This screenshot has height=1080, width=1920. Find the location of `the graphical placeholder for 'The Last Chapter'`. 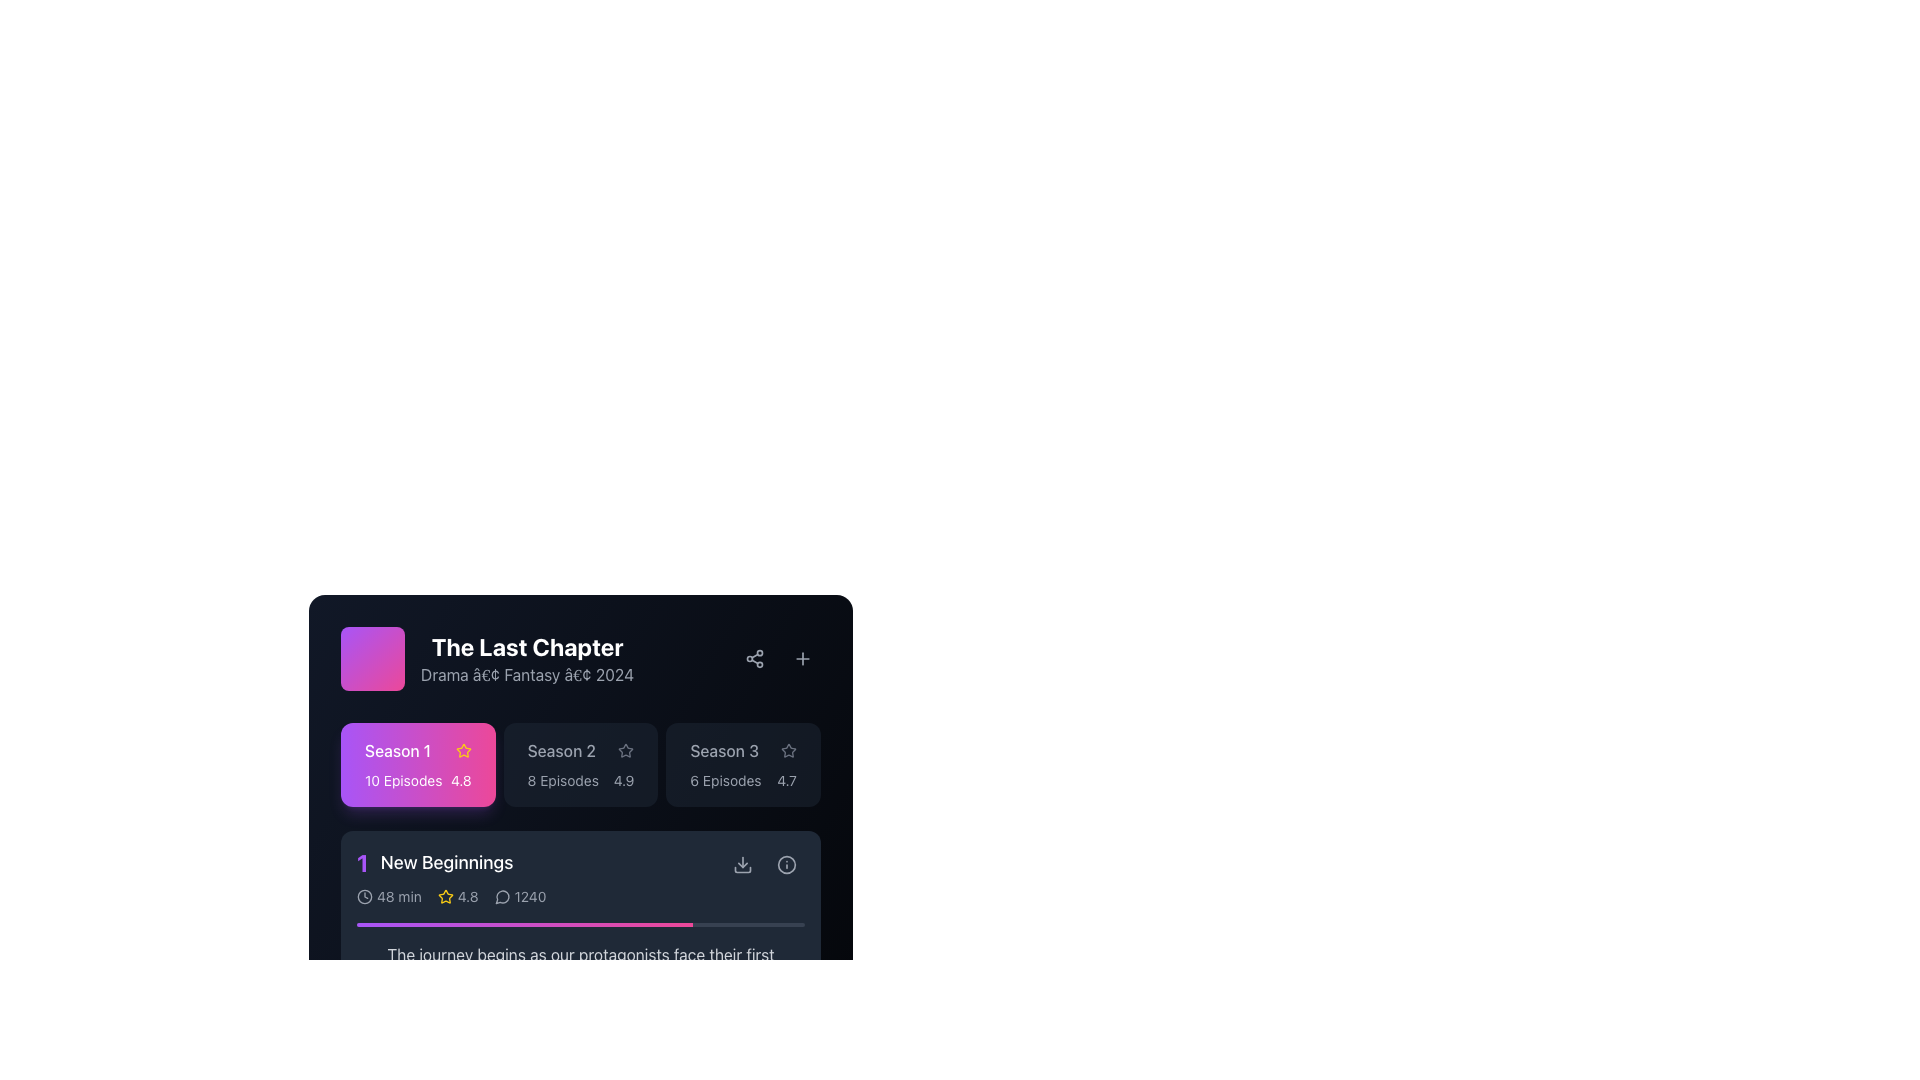

the graphical placeholder for 'The Last Chapter' is located at coordinates (373, 659).